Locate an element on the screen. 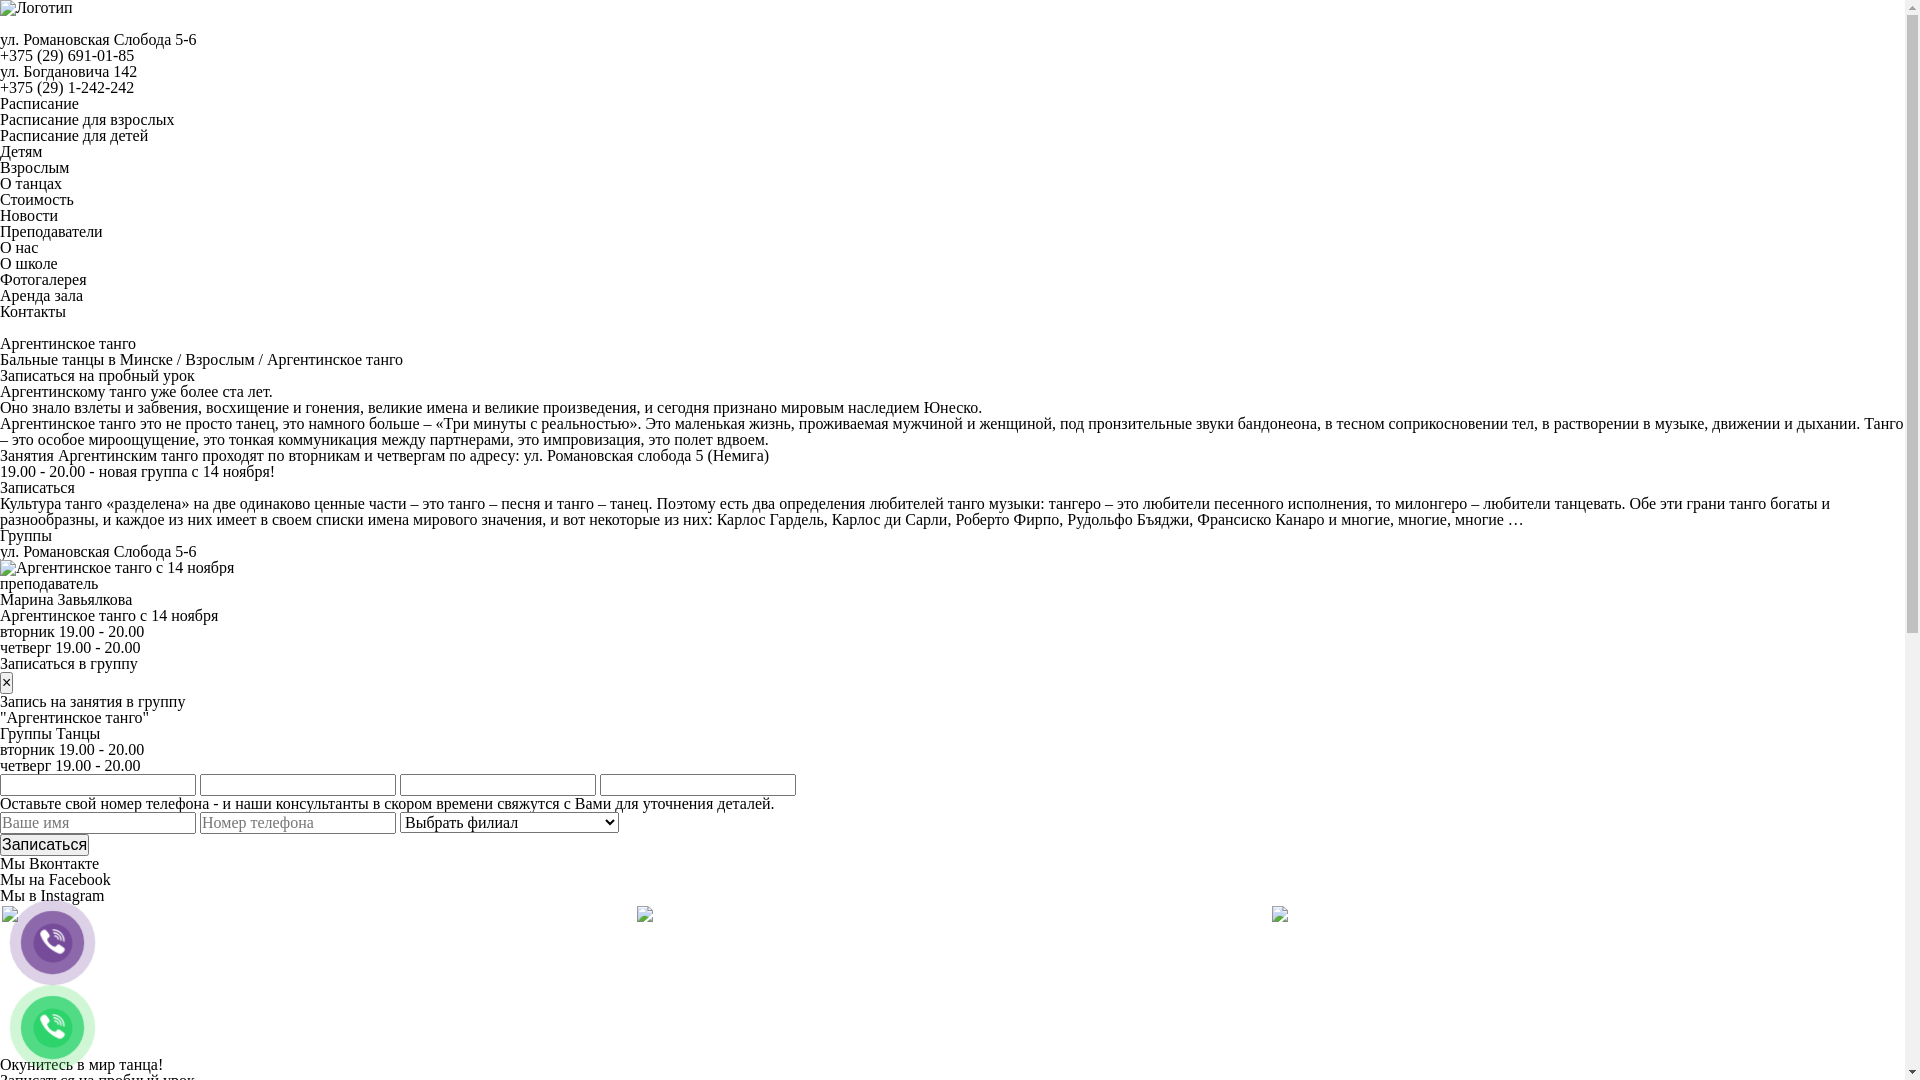 The height and width of the screenshot is (1080, 1920). '+375 (29) 1-242-242' is located at coordinates (67, 86).